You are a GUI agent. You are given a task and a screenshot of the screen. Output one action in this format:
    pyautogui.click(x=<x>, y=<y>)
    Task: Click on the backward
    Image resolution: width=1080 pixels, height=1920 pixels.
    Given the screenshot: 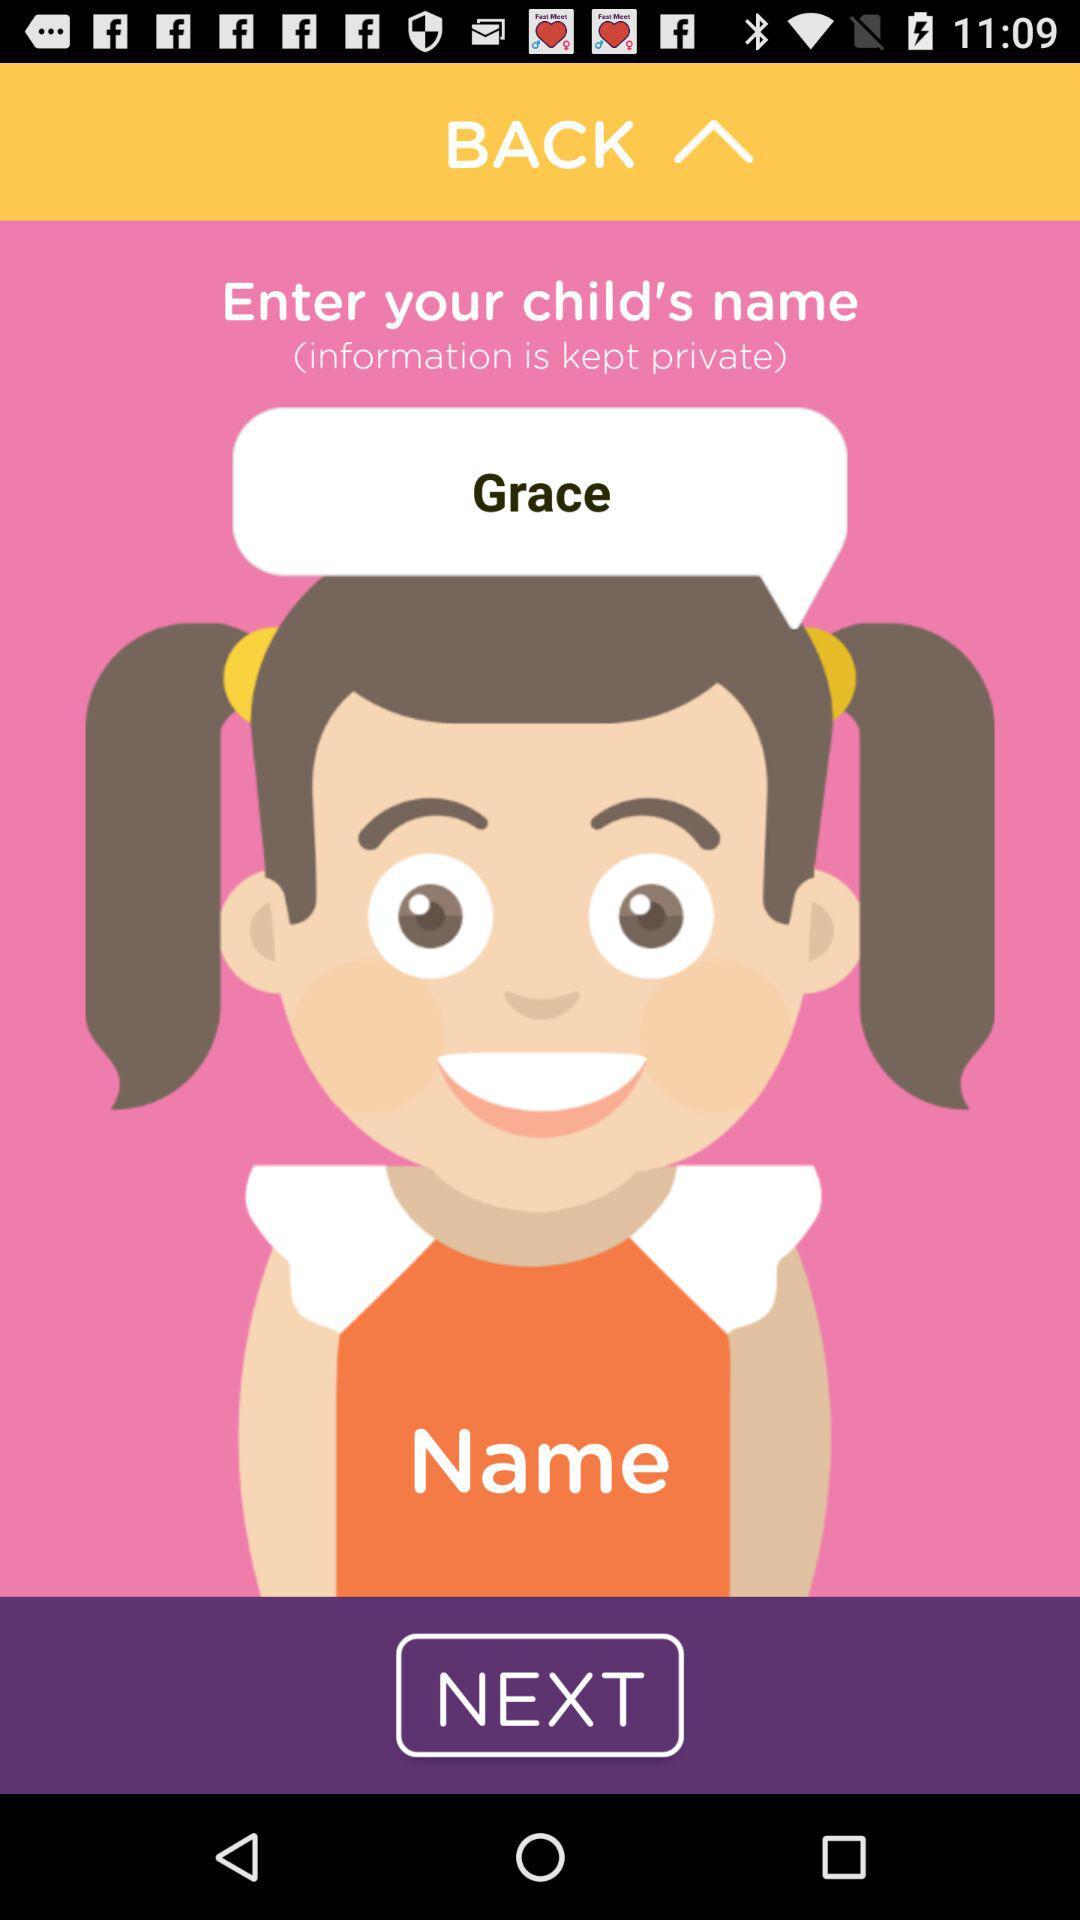 What is the action you would take?
    pyautogui.click(x=540, y=140)
    